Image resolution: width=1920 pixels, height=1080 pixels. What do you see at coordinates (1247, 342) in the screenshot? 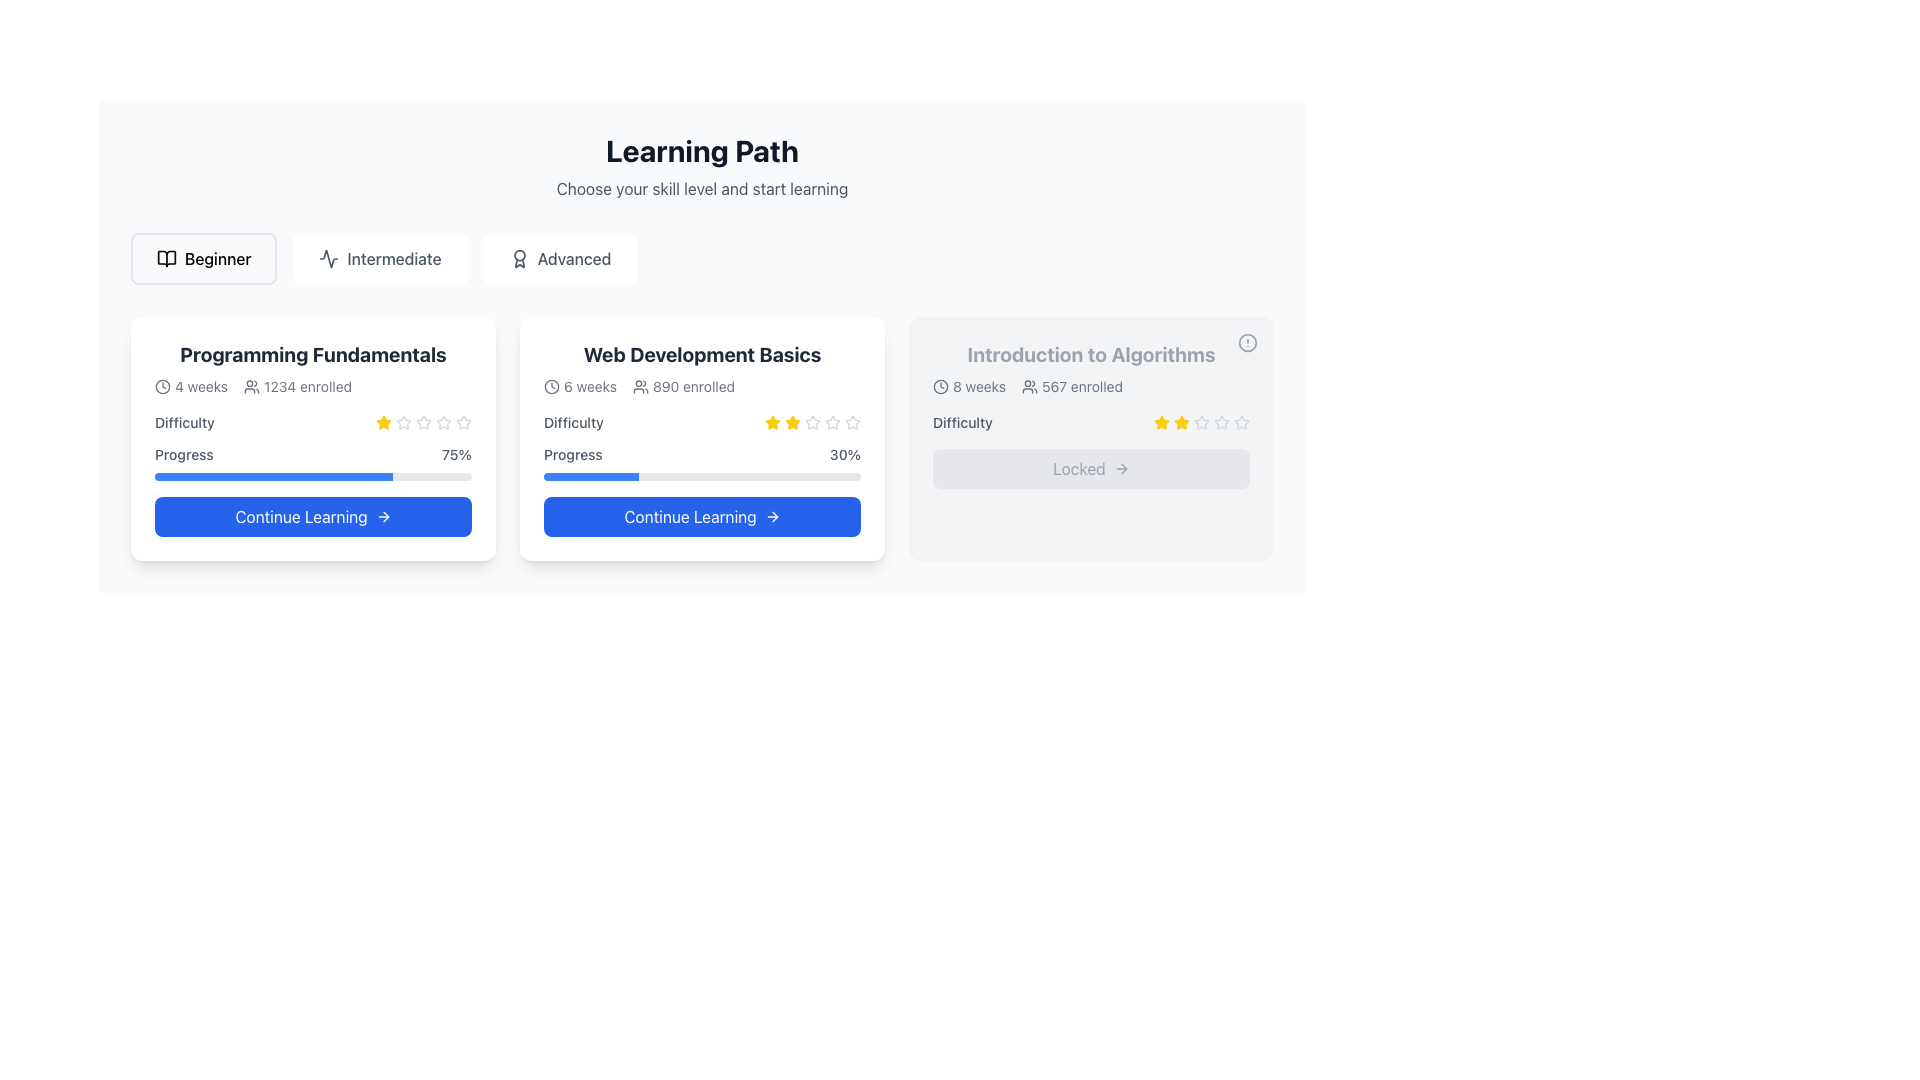
I see `the warning or informational alert icon located at the top-right corner of the 'Introduction to Algorithms' course card` at bounding box center [1247, 342].